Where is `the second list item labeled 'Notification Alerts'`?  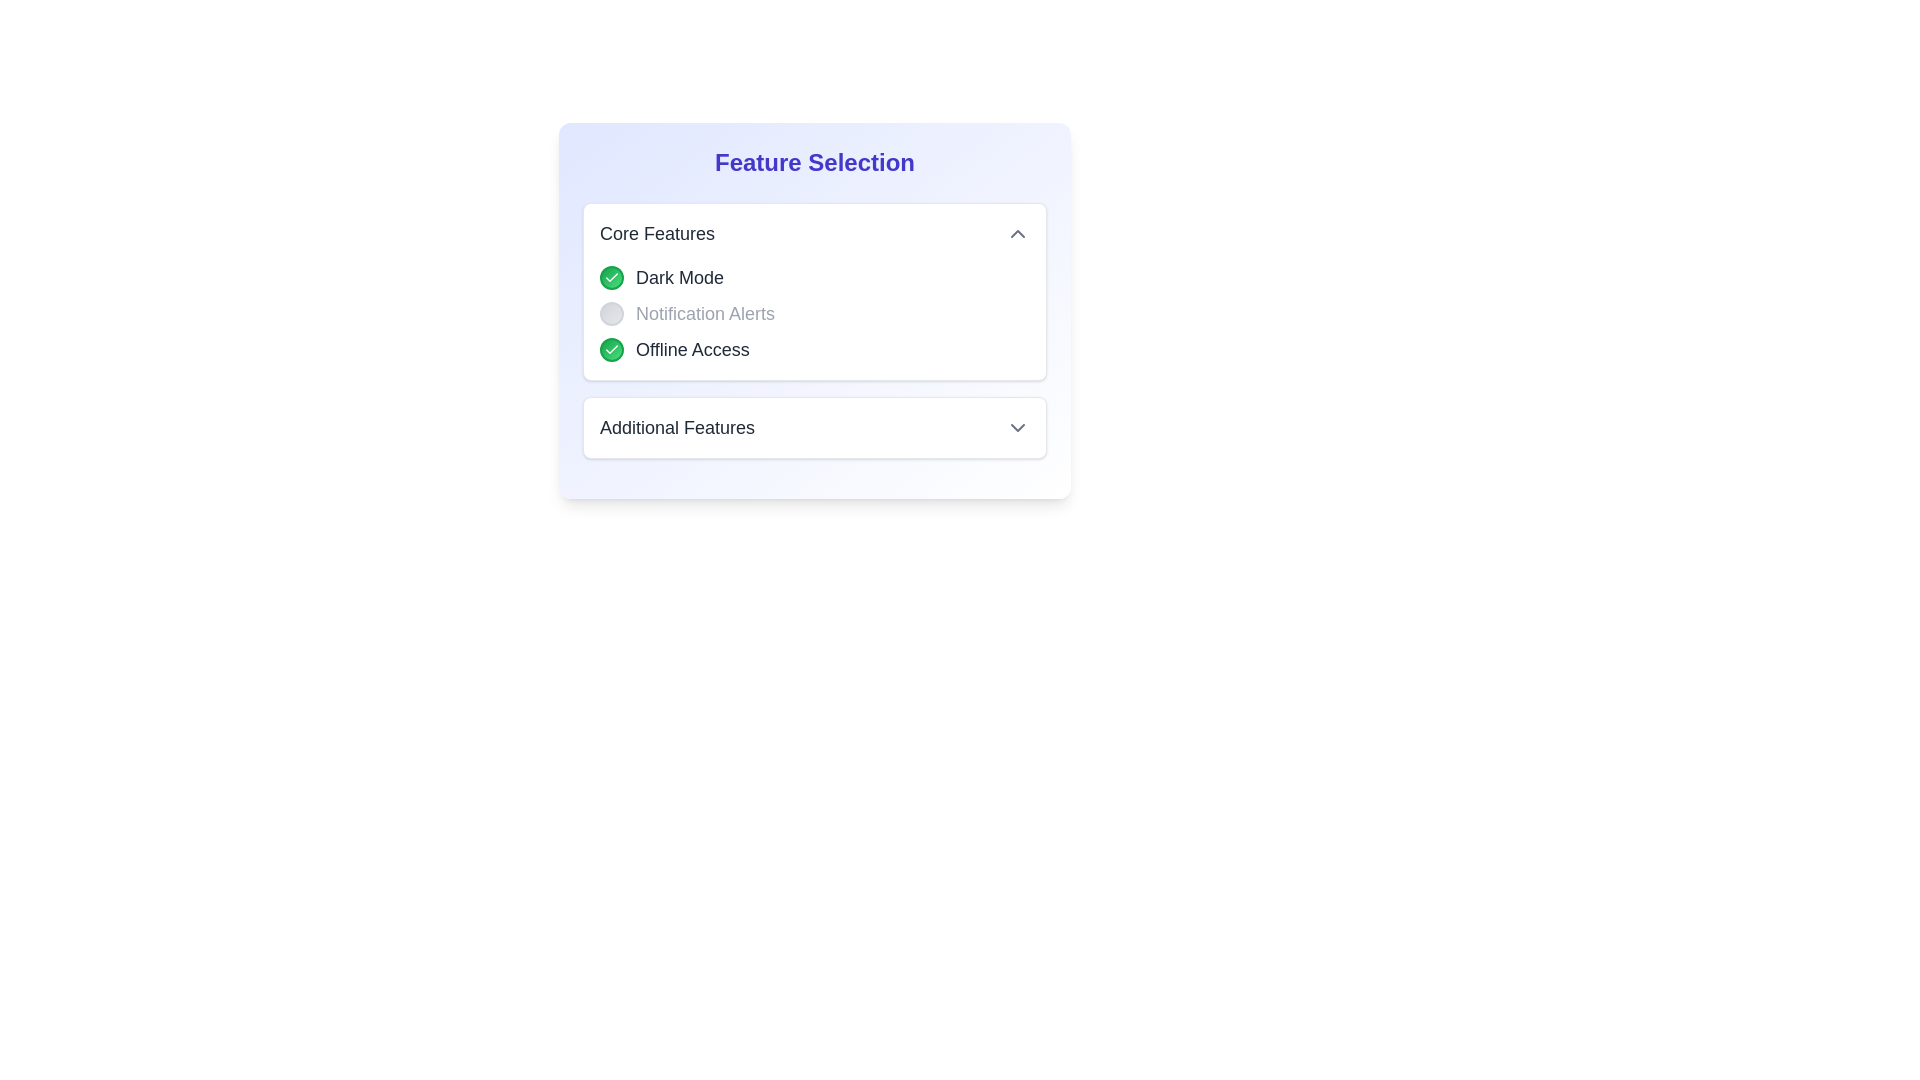
the second list item labeled 'Notification Alerts' is located at coordinates (815, 313).